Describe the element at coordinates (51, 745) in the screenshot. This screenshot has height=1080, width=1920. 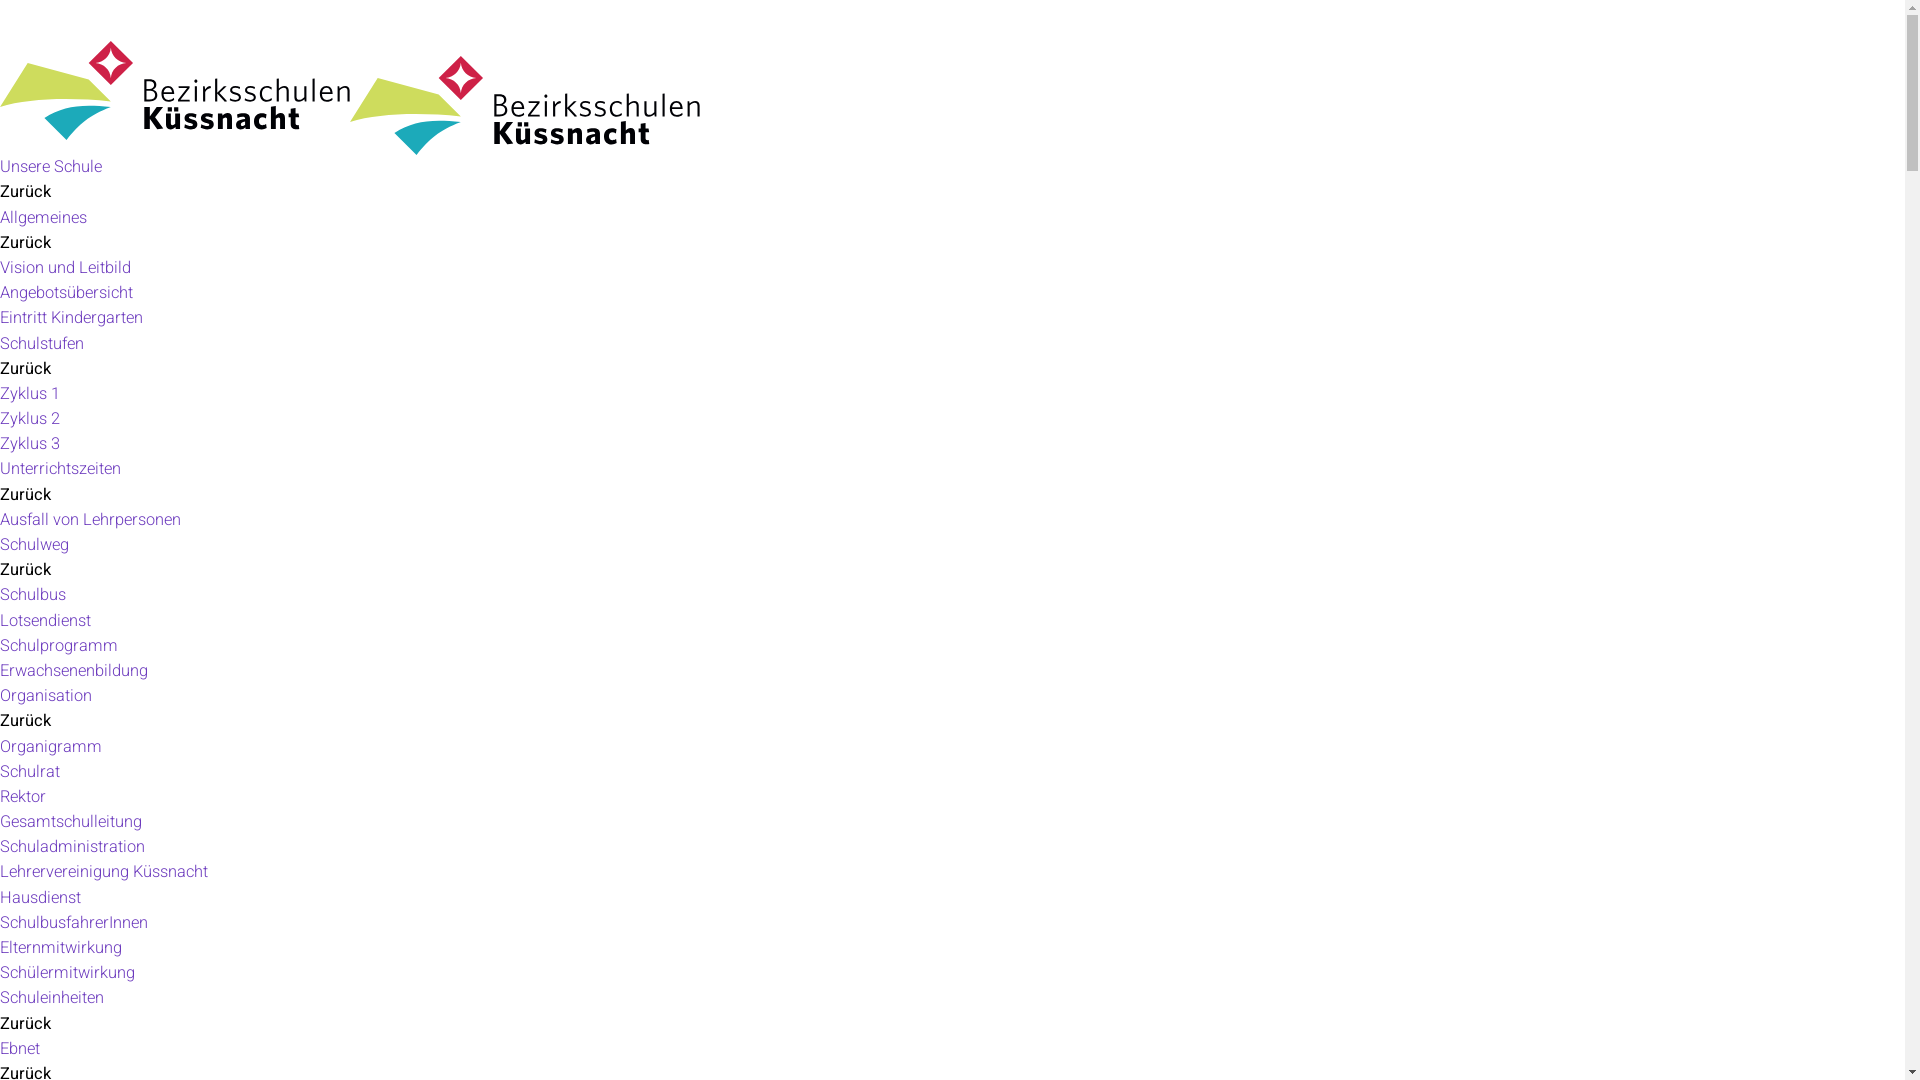
I see `'Organigramm'` at that location.